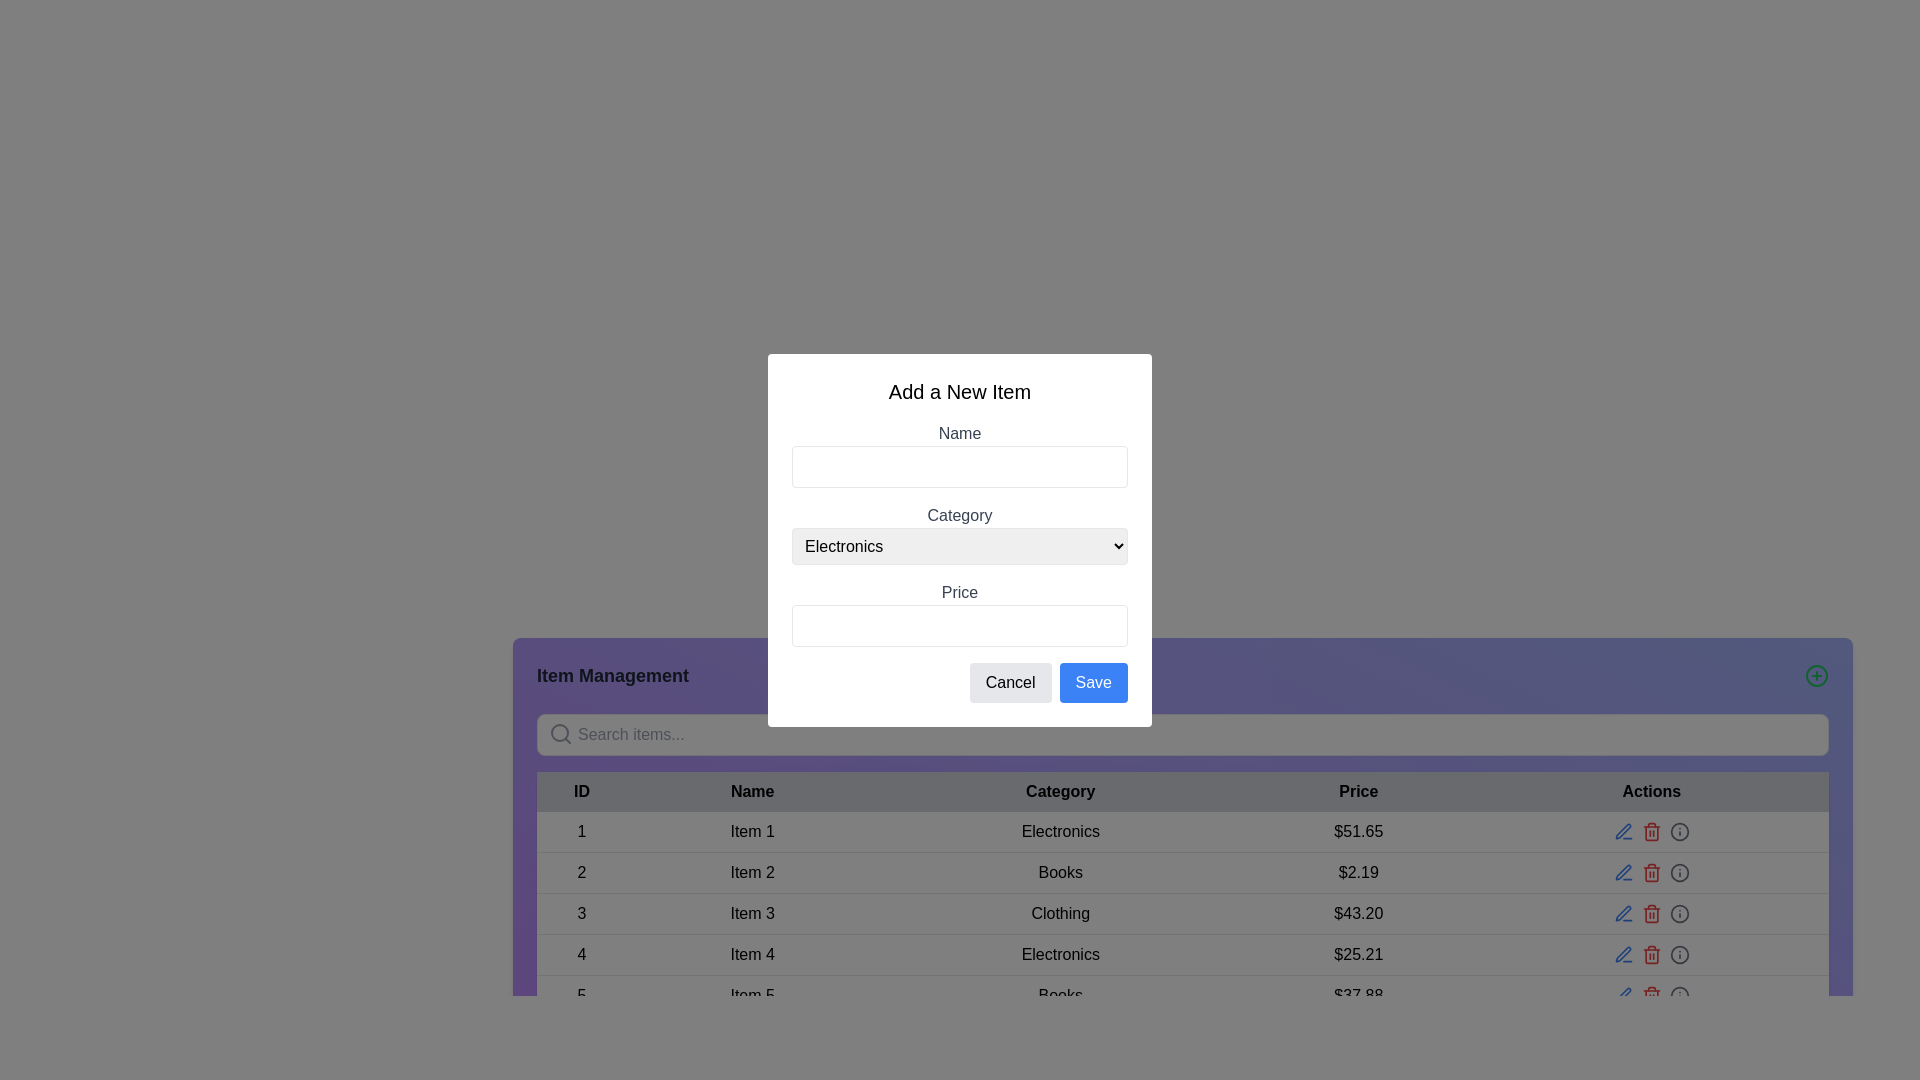  Describe the element at coordinates (1651, 833) in the screenshot. I see `the red stylized trash bin icon in the action column of the item management table for 'Item 1' to initiate a delete action` at that location.